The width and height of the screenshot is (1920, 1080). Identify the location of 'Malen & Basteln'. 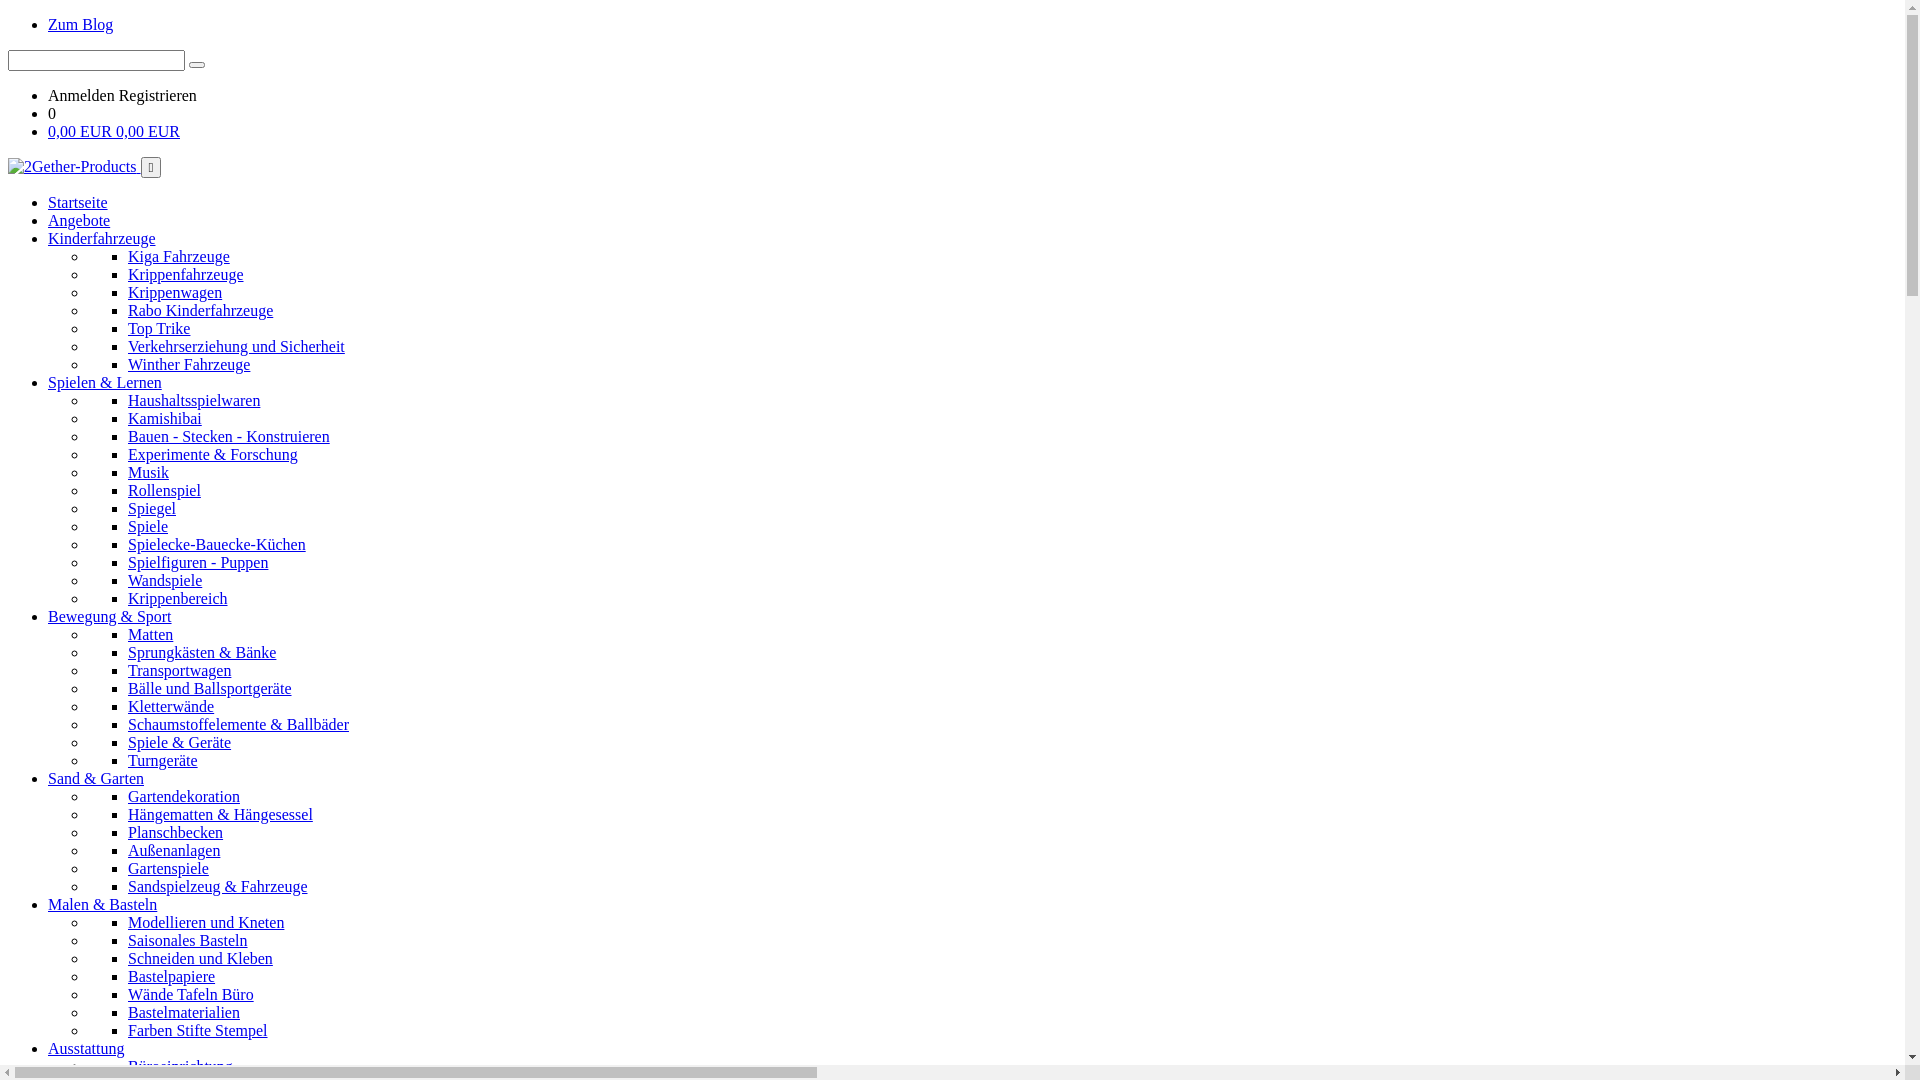
(101, 904).